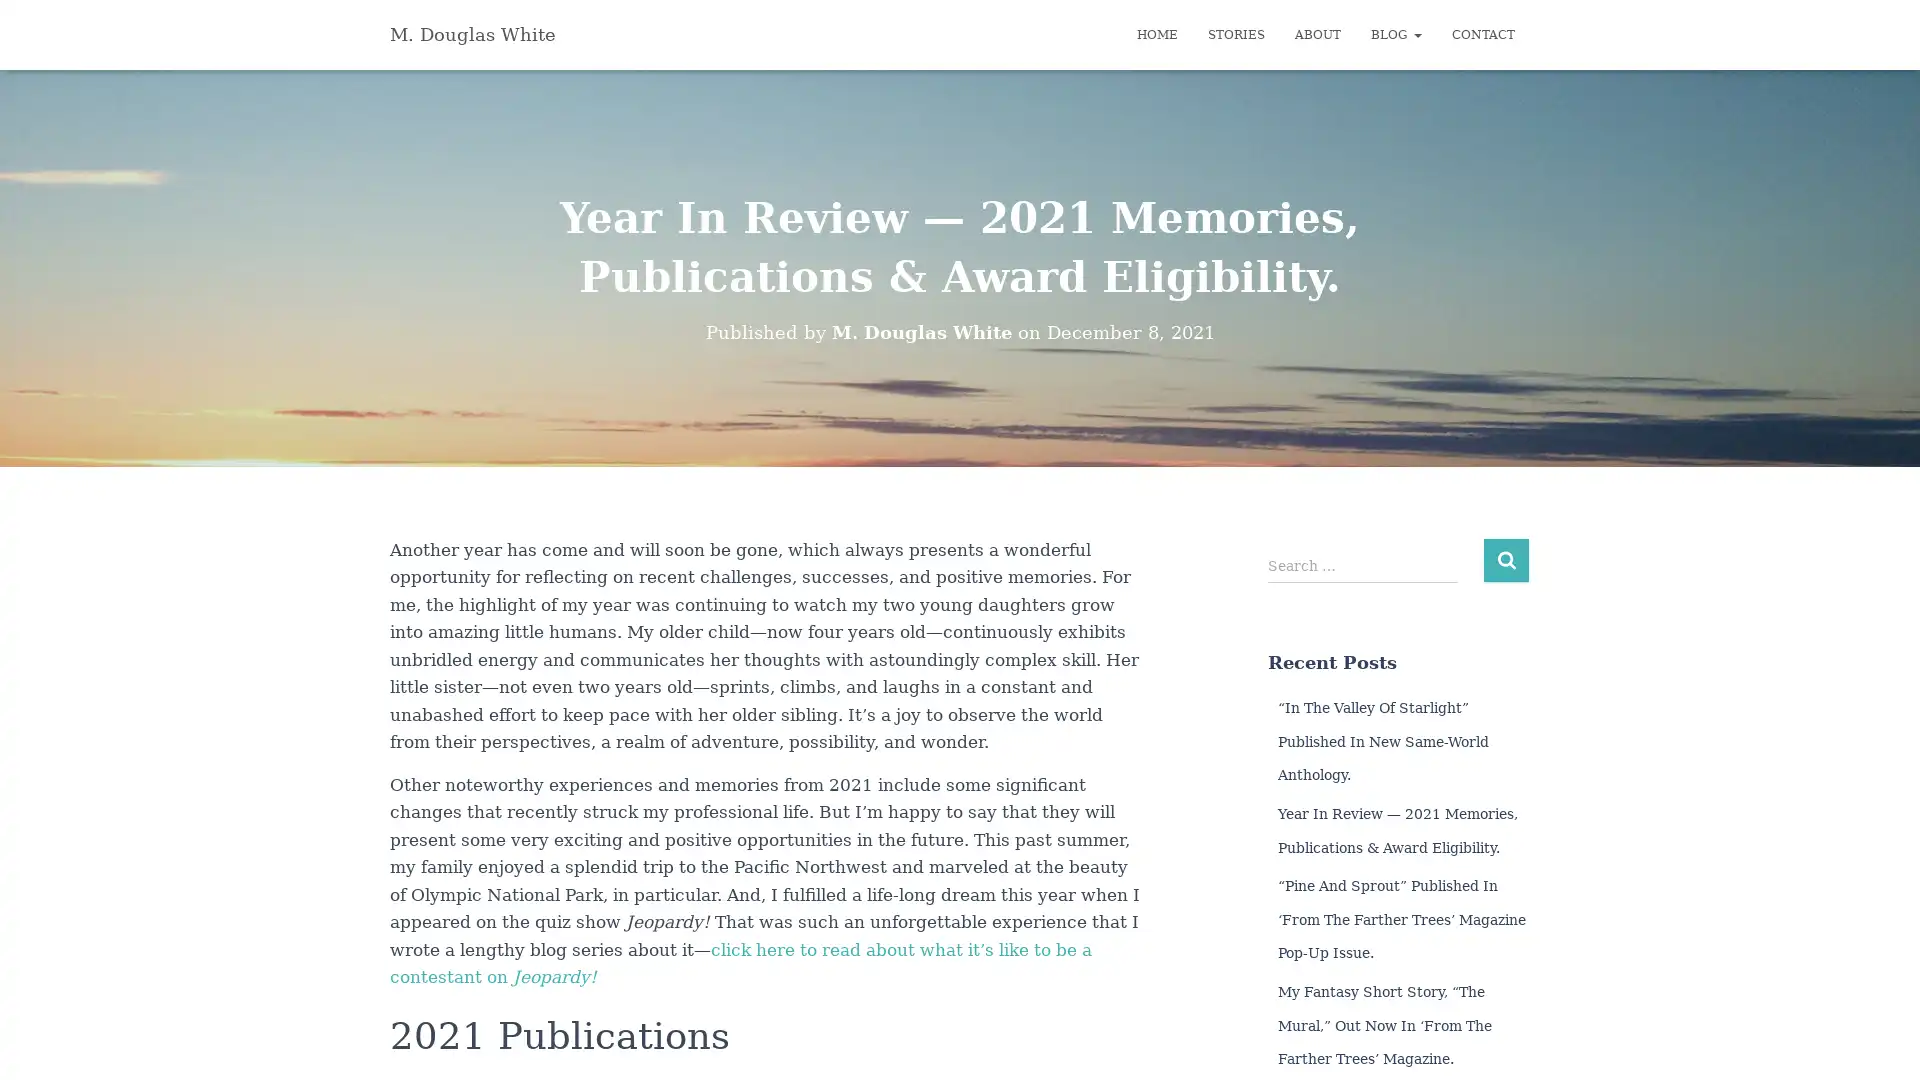 The width and height of the screenshot is (1920, 1080). I want to click on Search, so click(1506, 559).